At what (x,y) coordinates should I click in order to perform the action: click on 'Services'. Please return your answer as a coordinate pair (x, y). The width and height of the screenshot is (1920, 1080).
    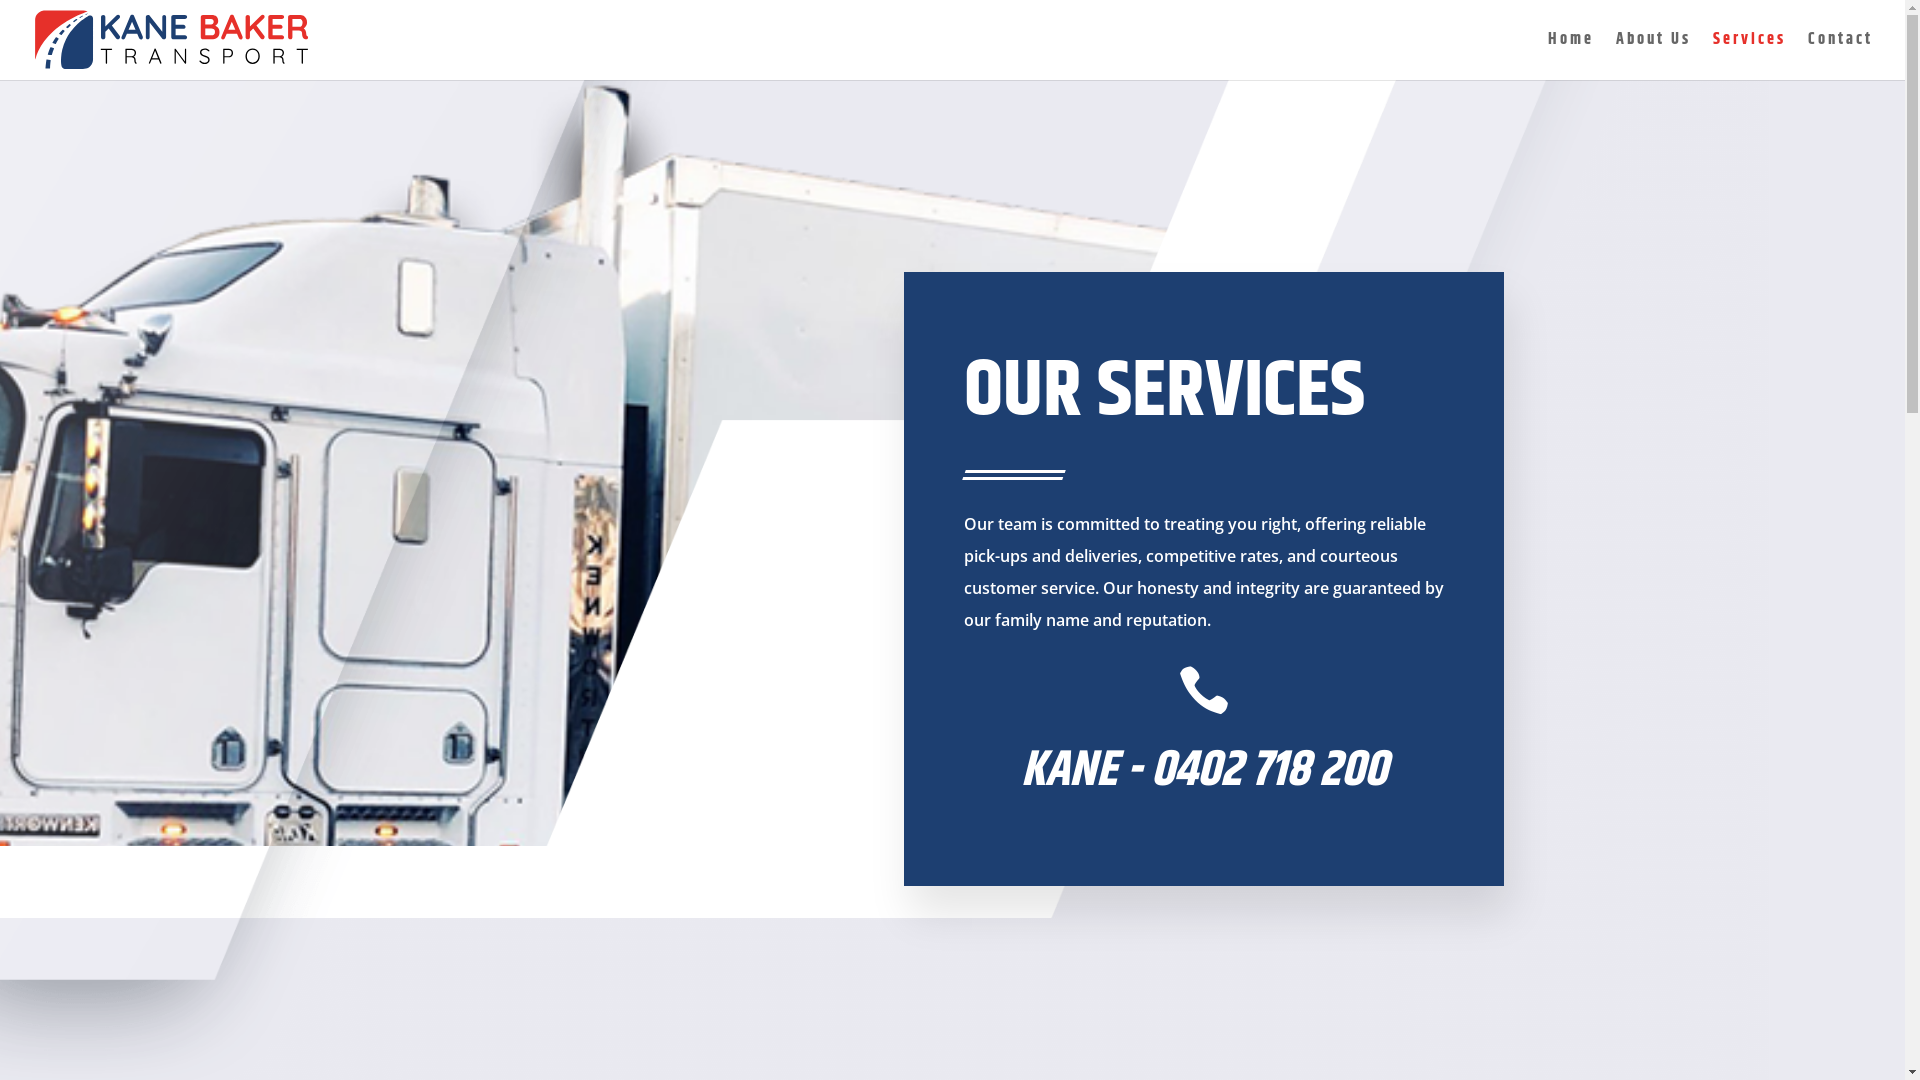
    Looking at the image, I should click on (1748, 55).